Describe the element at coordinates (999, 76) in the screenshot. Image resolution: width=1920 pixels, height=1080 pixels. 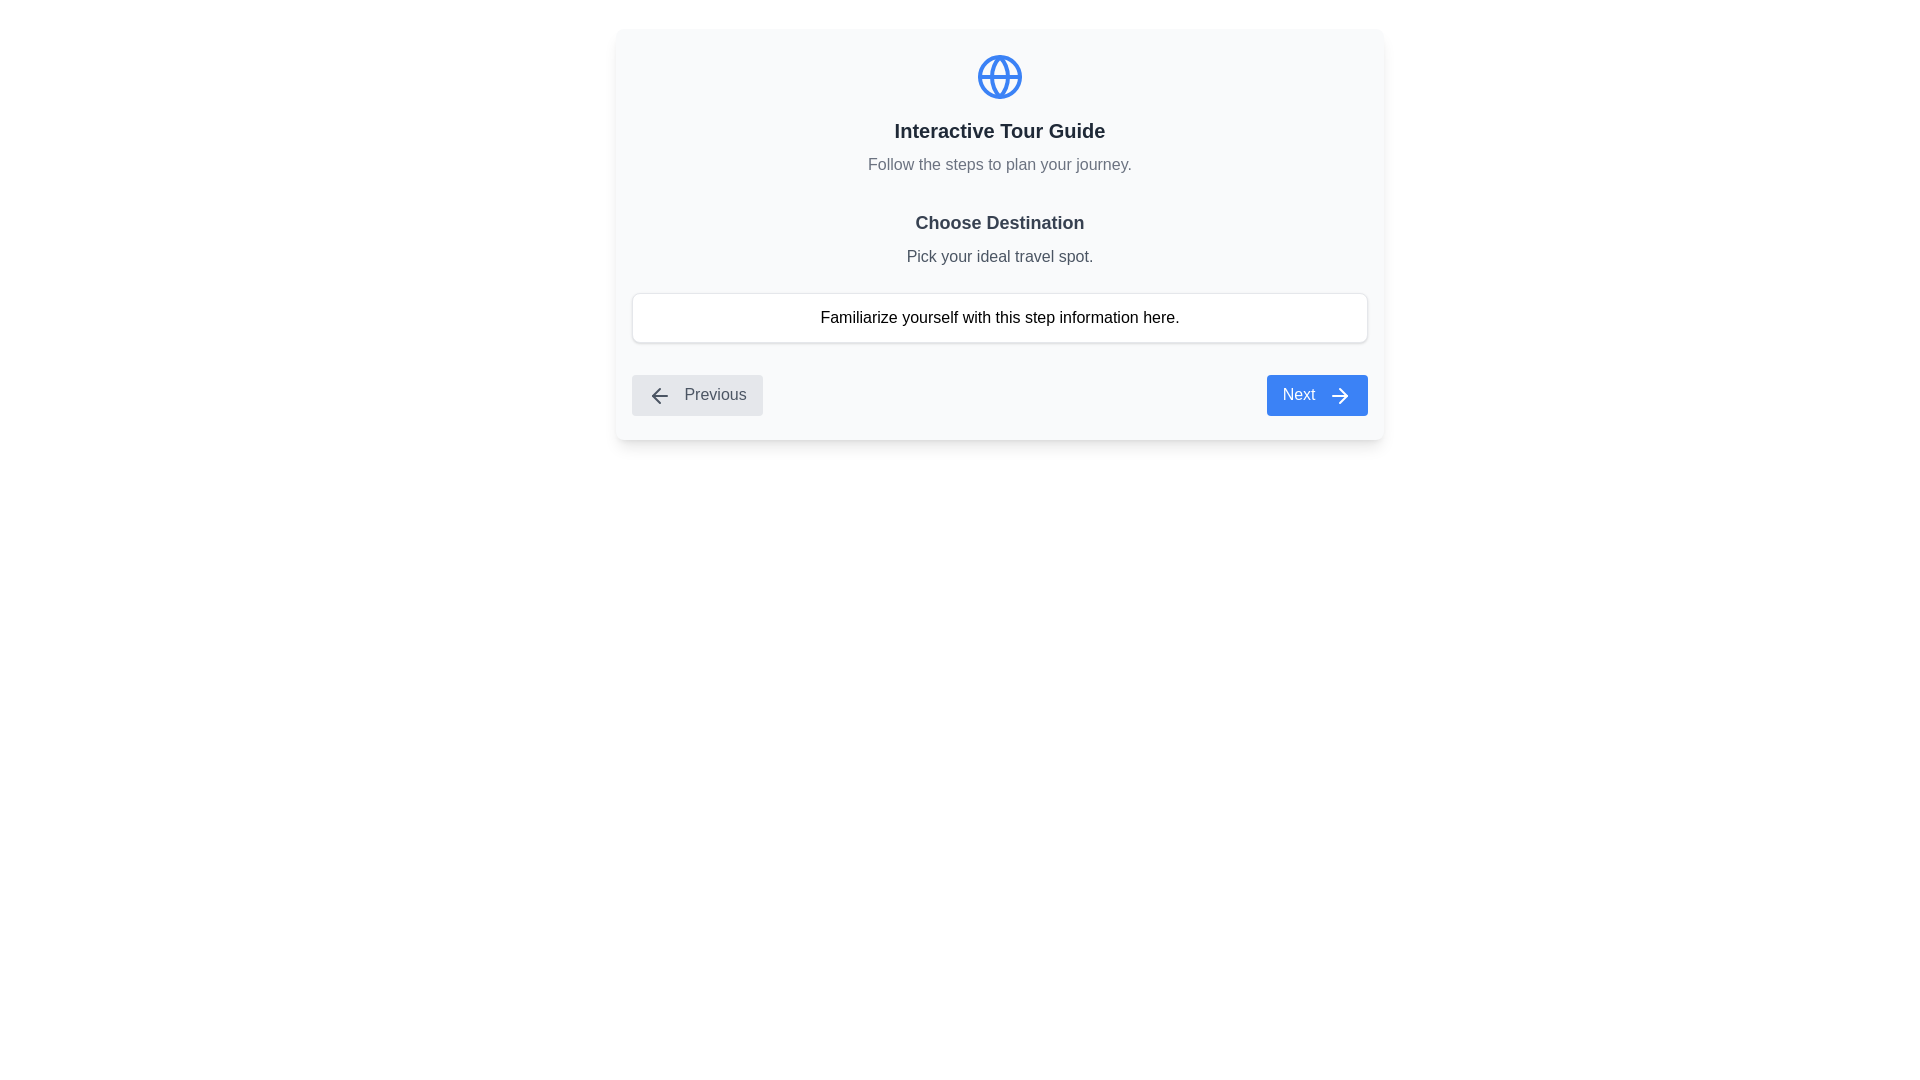
I see `the circular blue globe icon located at the top center of the content area, above the 'Interactive Tour Guide' text` at that location.